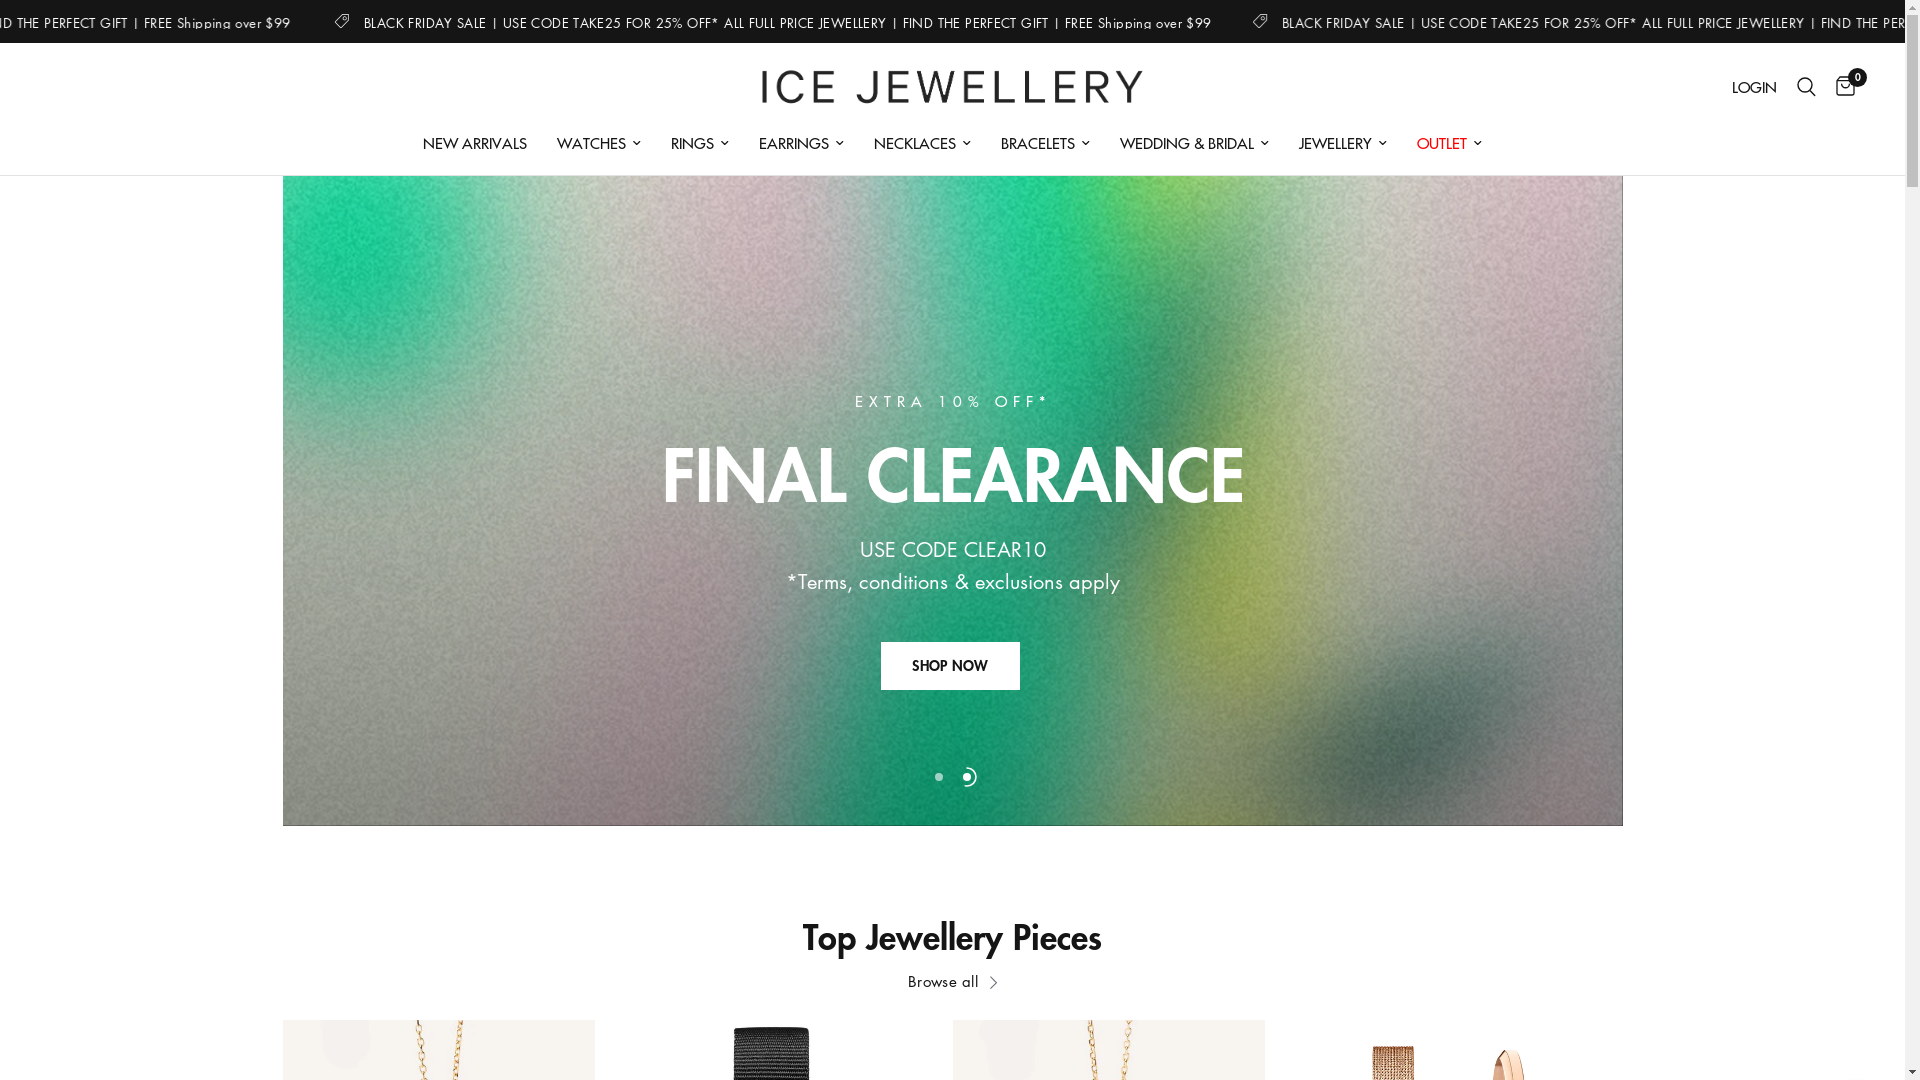 The width and height of the screenshot is (1920, 1080). I want to click on 'LOGIN', so click(1721, 86).